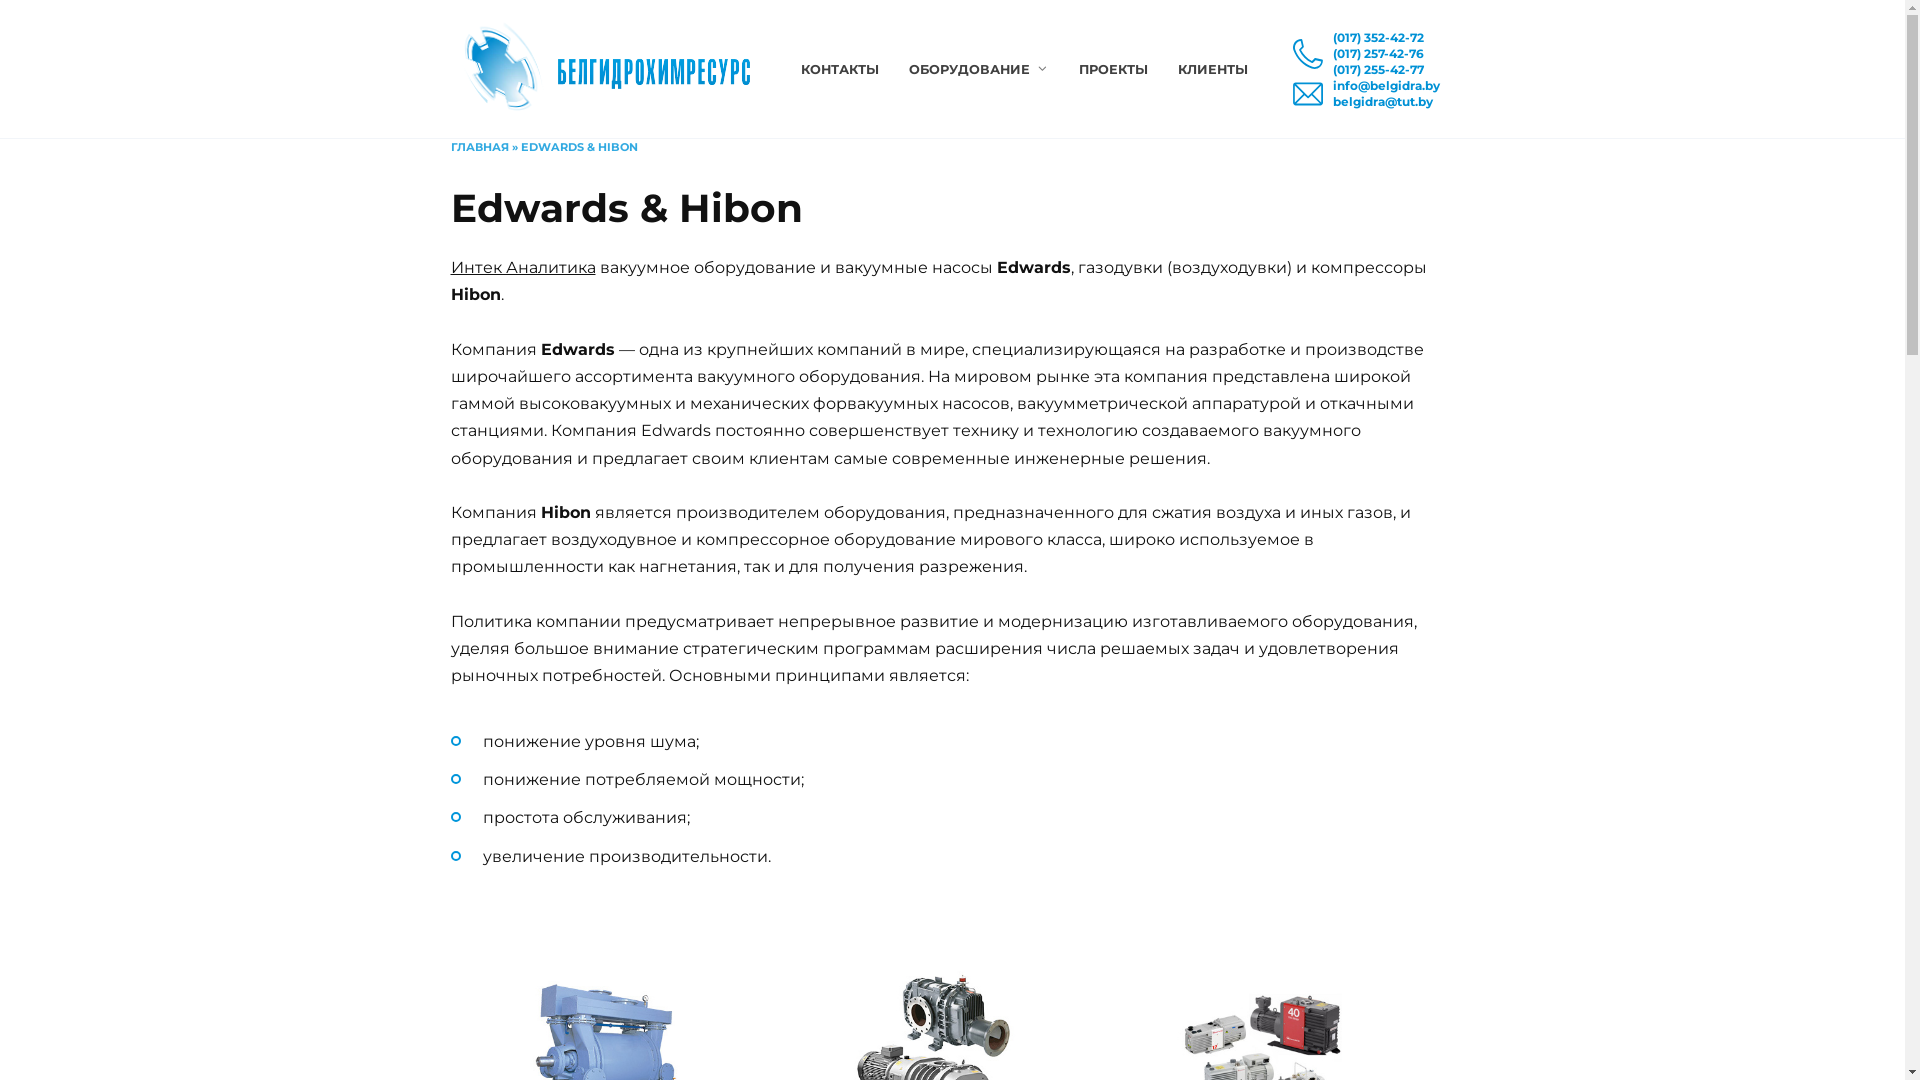 This screenshot has height=1080, width=1920. What do you see at coordinates (1331, 53) in the screenshot?
I see `'(017) 257-42-76'` at bounding box center [1331, 53].